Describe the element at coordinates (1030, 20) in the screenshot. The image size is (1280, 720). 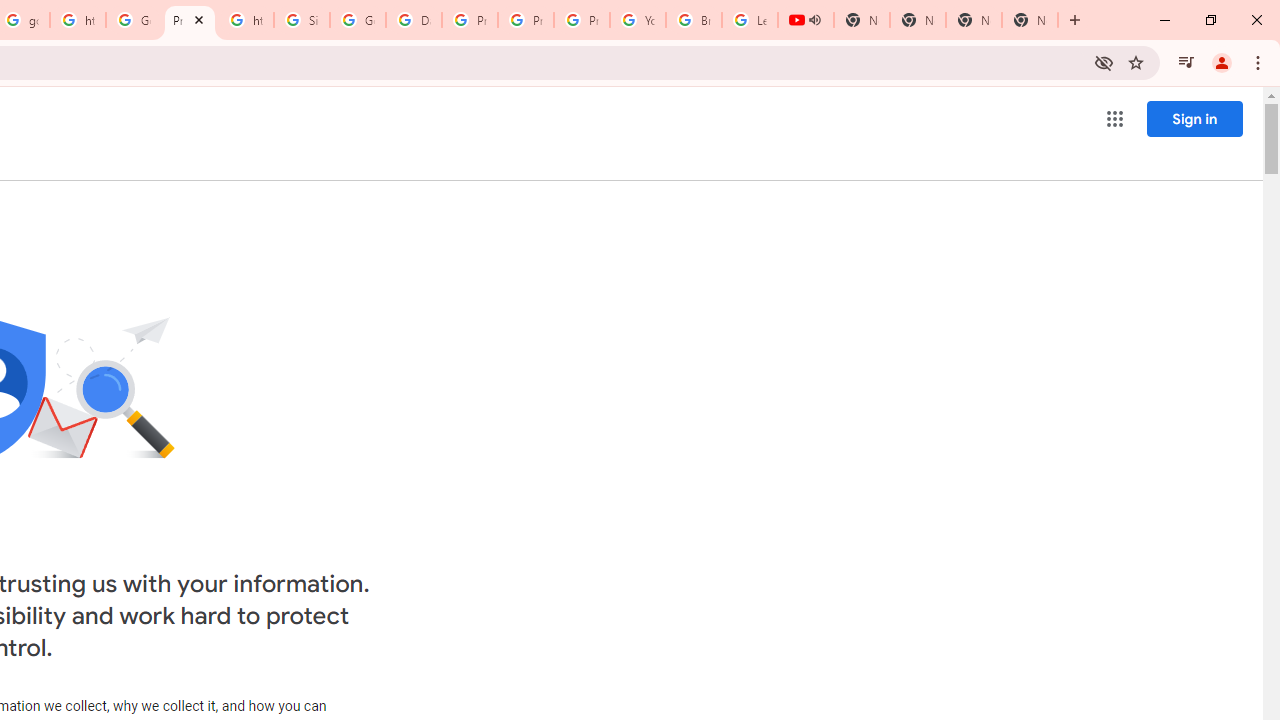
I see `'New Tab'` at that location.